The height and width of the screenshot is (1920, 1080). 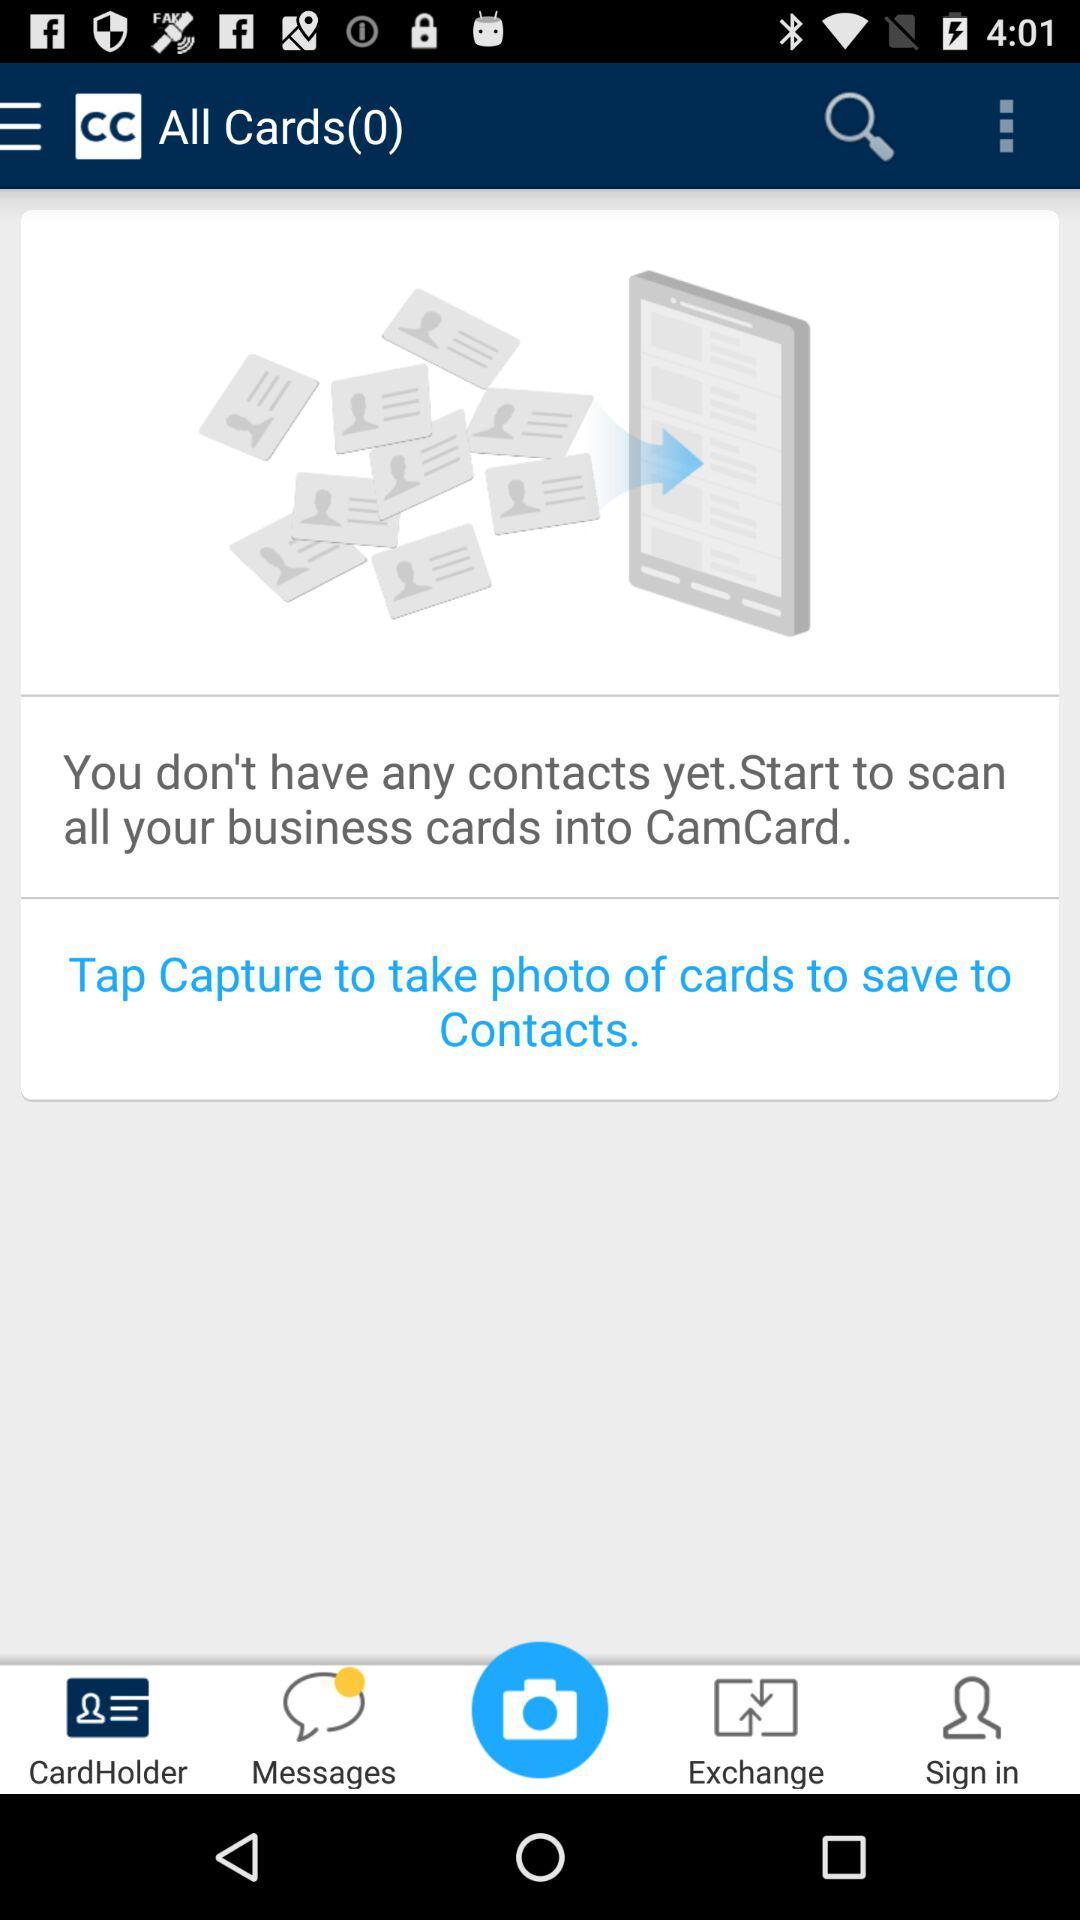 I want to click on the item to the right of cardholder icon, so click(x=323, y=1726).